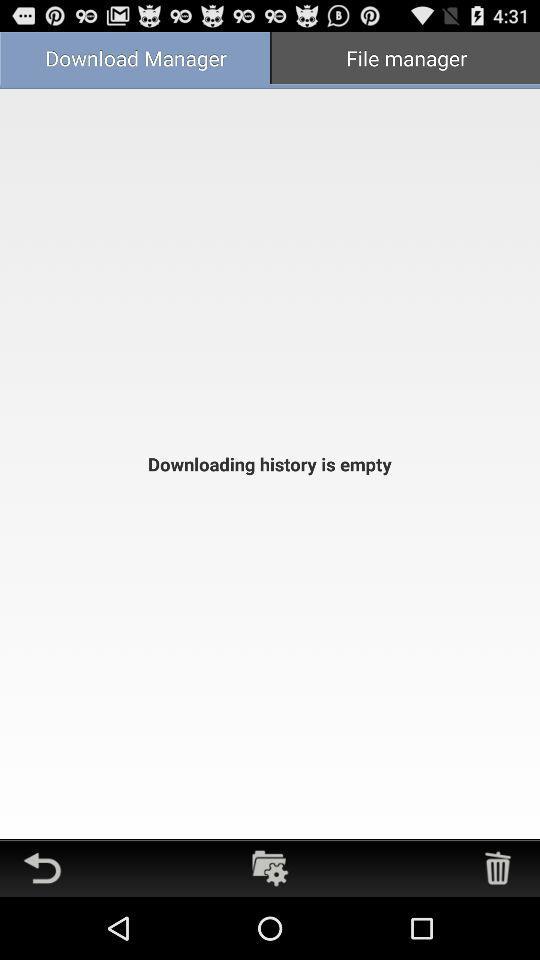  Describe the element at coordinates (135, 59) in the screenshot. I see `the icon to the left of file manager icon` at that location.